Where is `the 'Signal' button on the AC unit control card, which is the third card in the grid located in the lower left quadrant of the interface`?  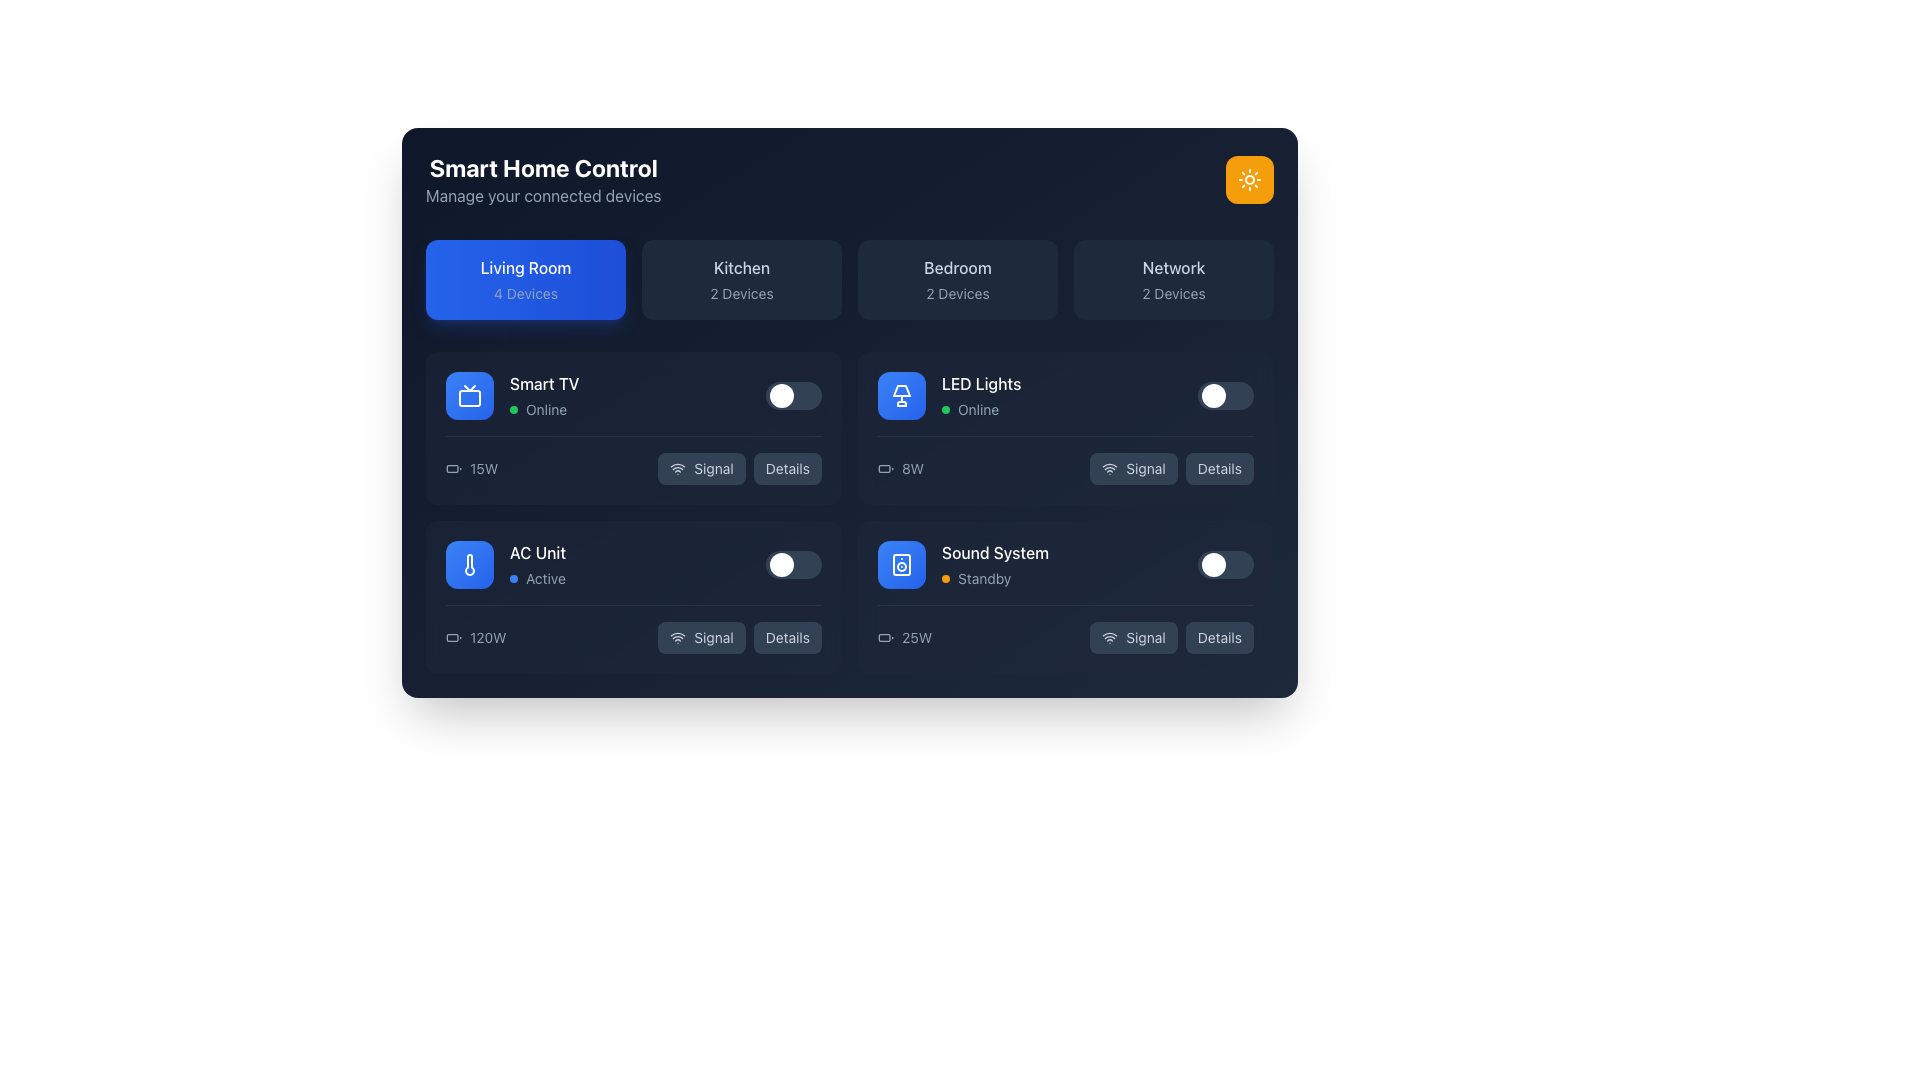
the 'Signal' button on the AC unit control card, which is the third card in the grid located in the lower left quadrant of the interface is located at coordinates (632, 596).